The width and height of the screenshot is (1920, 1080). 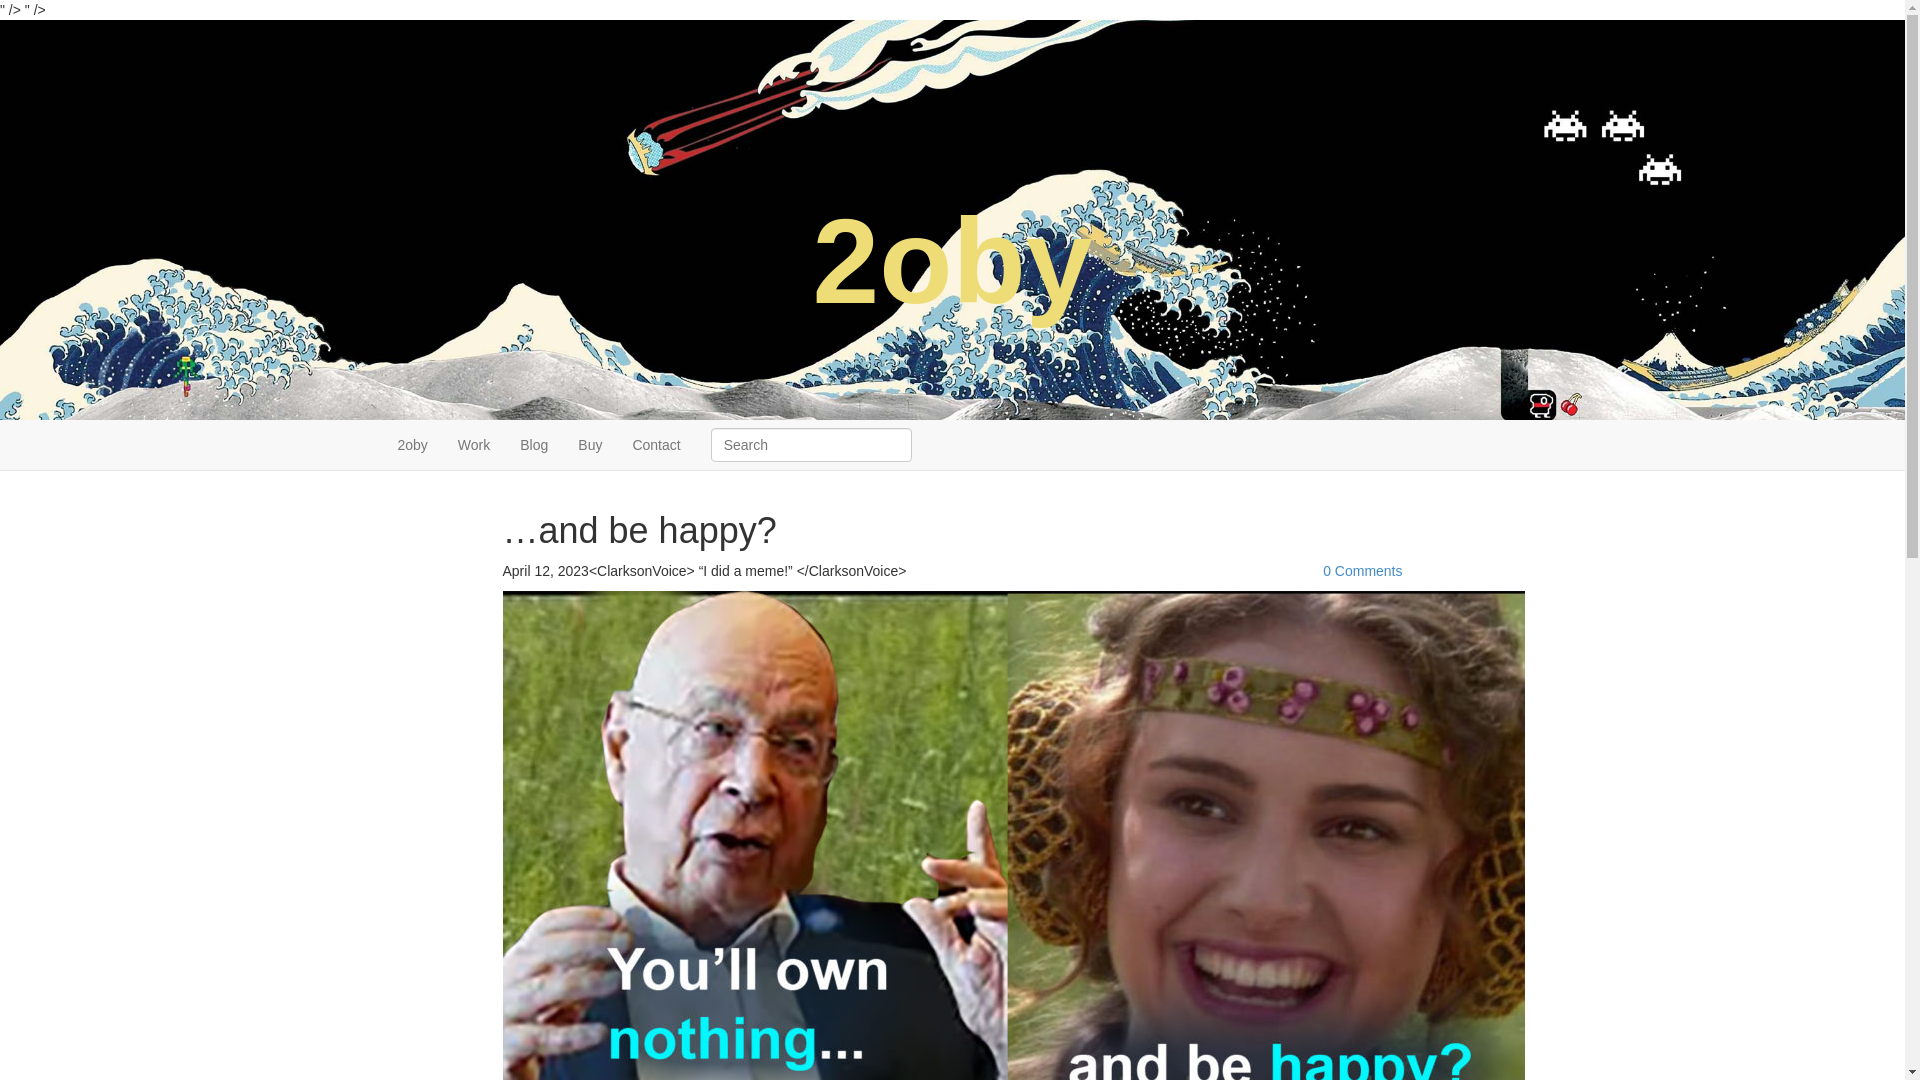 I want to click on 'Buy', so click(x=561, y=443).